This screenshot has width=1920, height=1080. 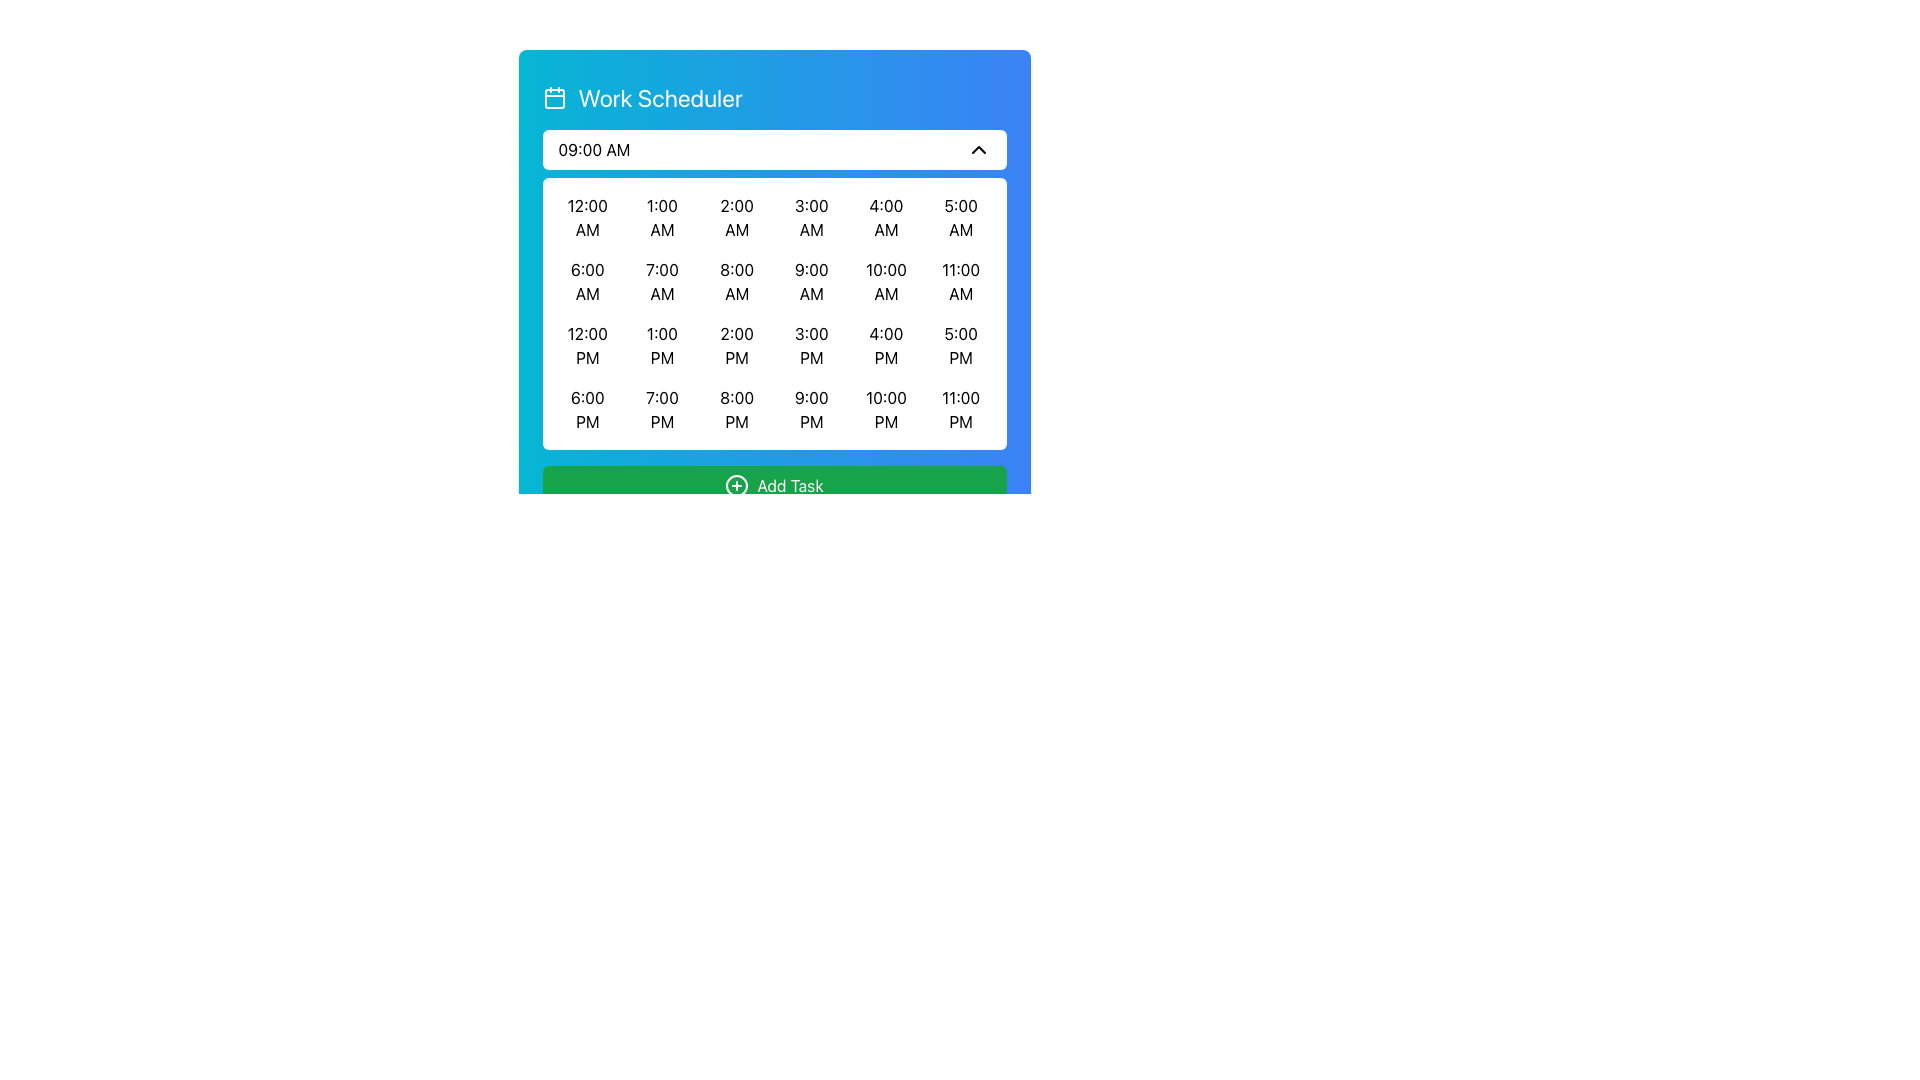 What do you see at coordinates (736, 486) in the screenshot?
I see `the circular visual indicator located at the center of the green 'Add Task' button in the 'Work Scheduler' panel` at bounding box center [736, 486].